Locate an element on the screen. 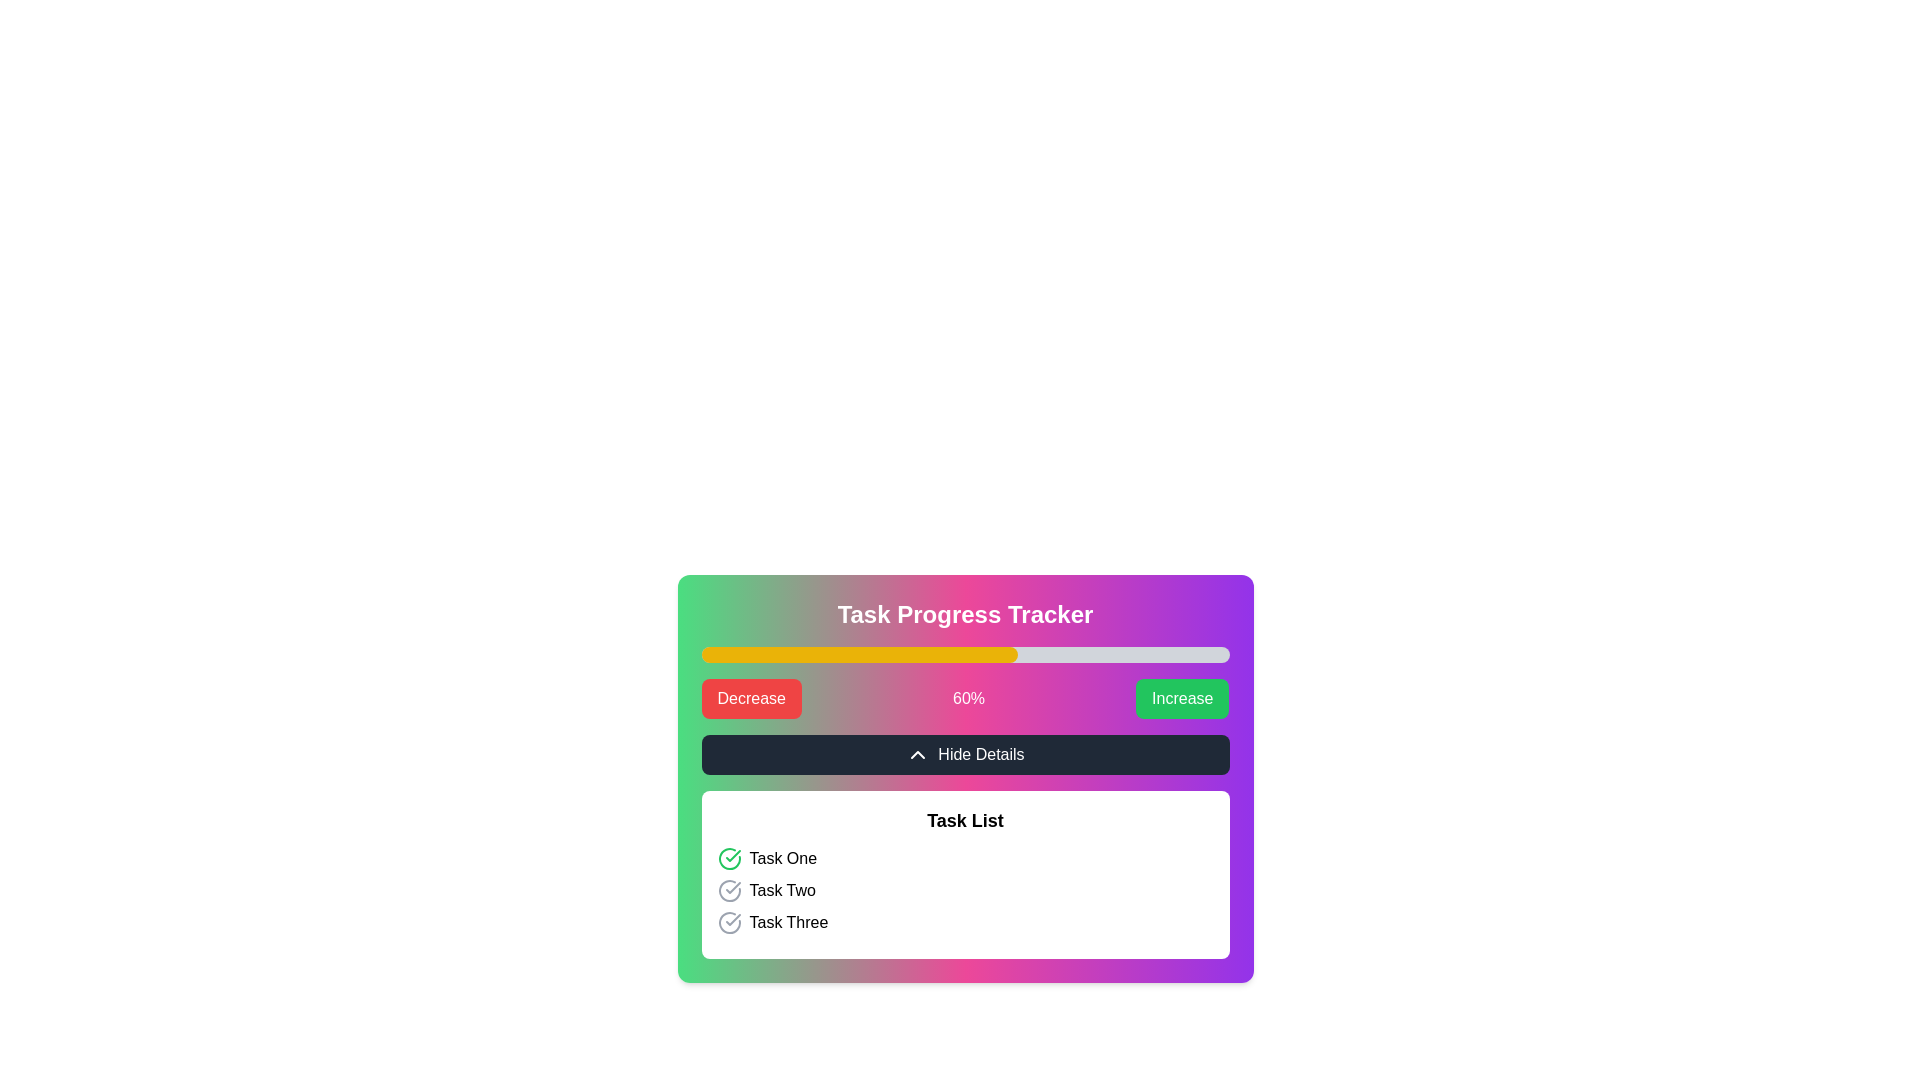 The image size is (1920, 1080). the button on the far left that decreases the progress value, located adjacent to the '60%' percentage indicator is located at coordinates (750, 697).